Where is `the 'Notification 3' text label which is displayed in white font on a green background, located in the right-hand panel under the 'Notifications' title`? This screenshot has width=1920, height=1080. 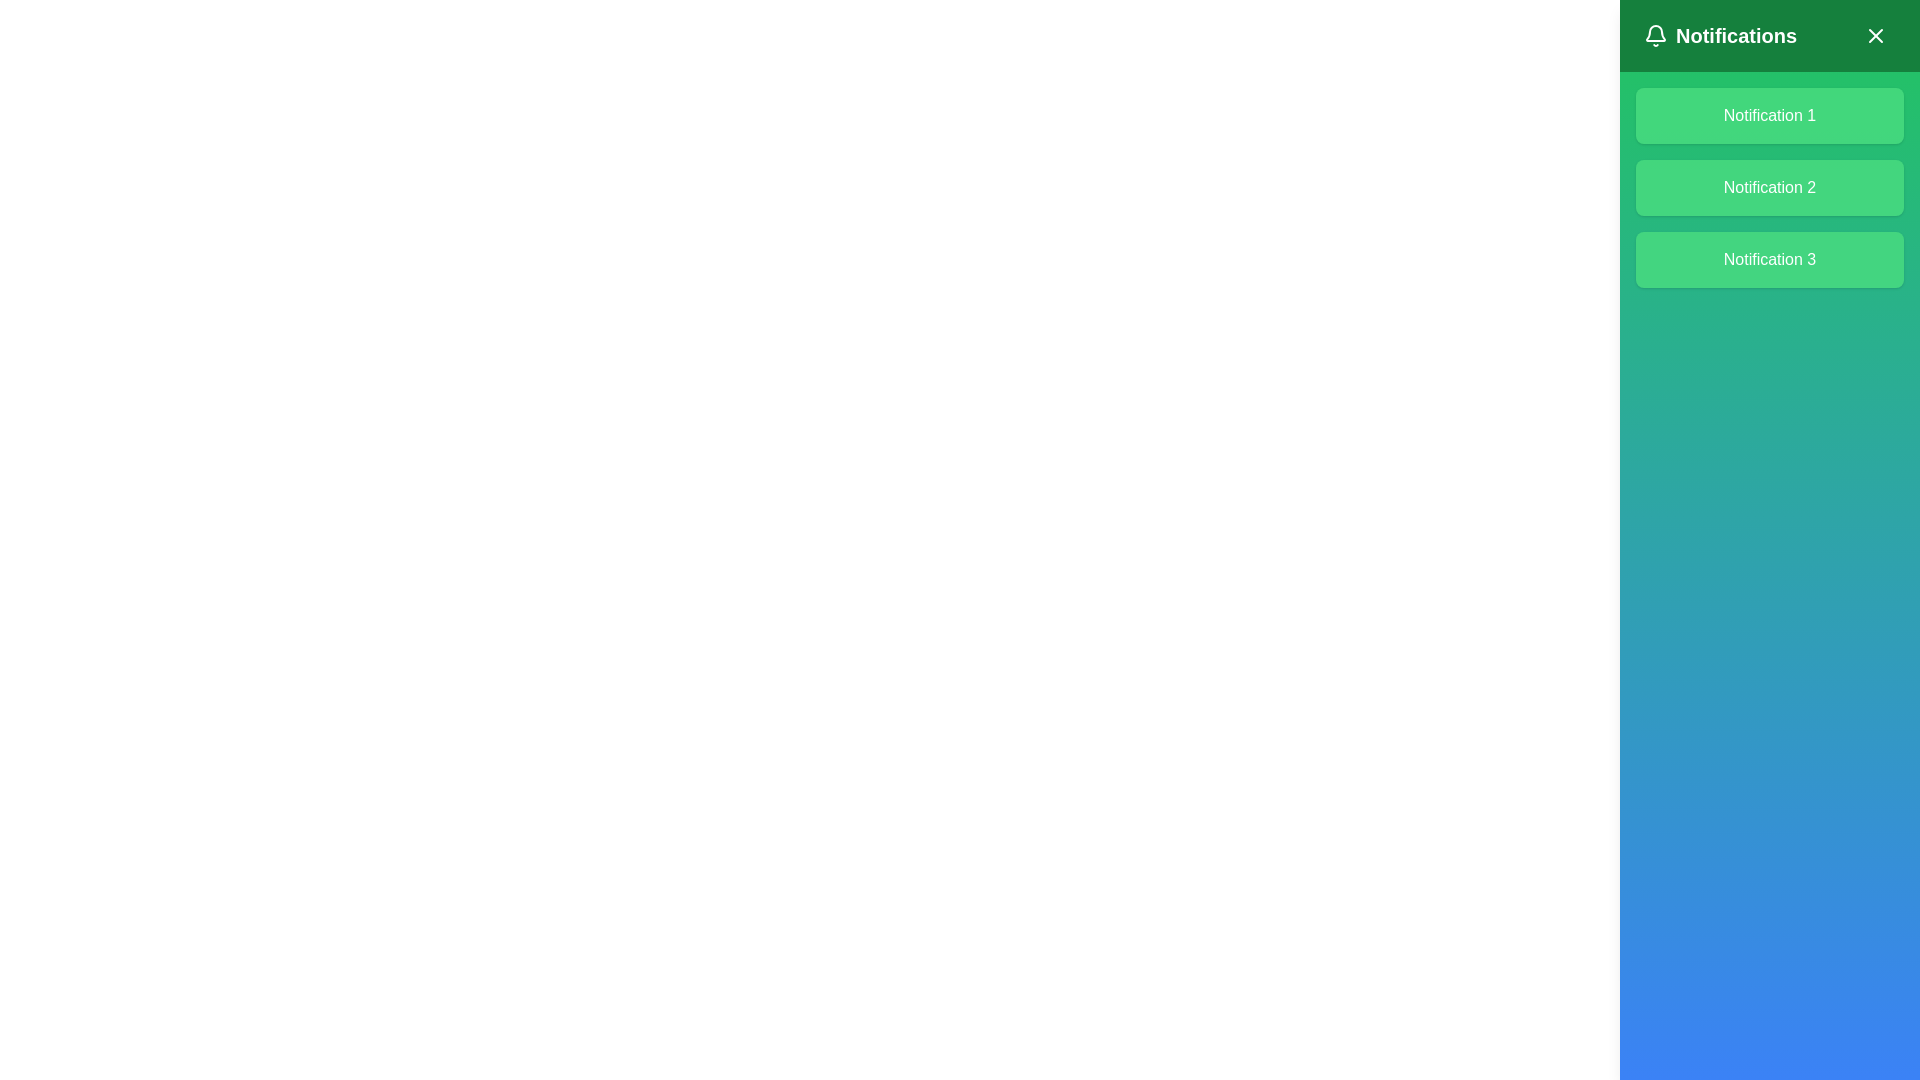 the 'Notification 3' text label which is displayed in white font on a green background, located in the right-hand panel under the 'Notifications' title is located at coordinates (1770, 258).